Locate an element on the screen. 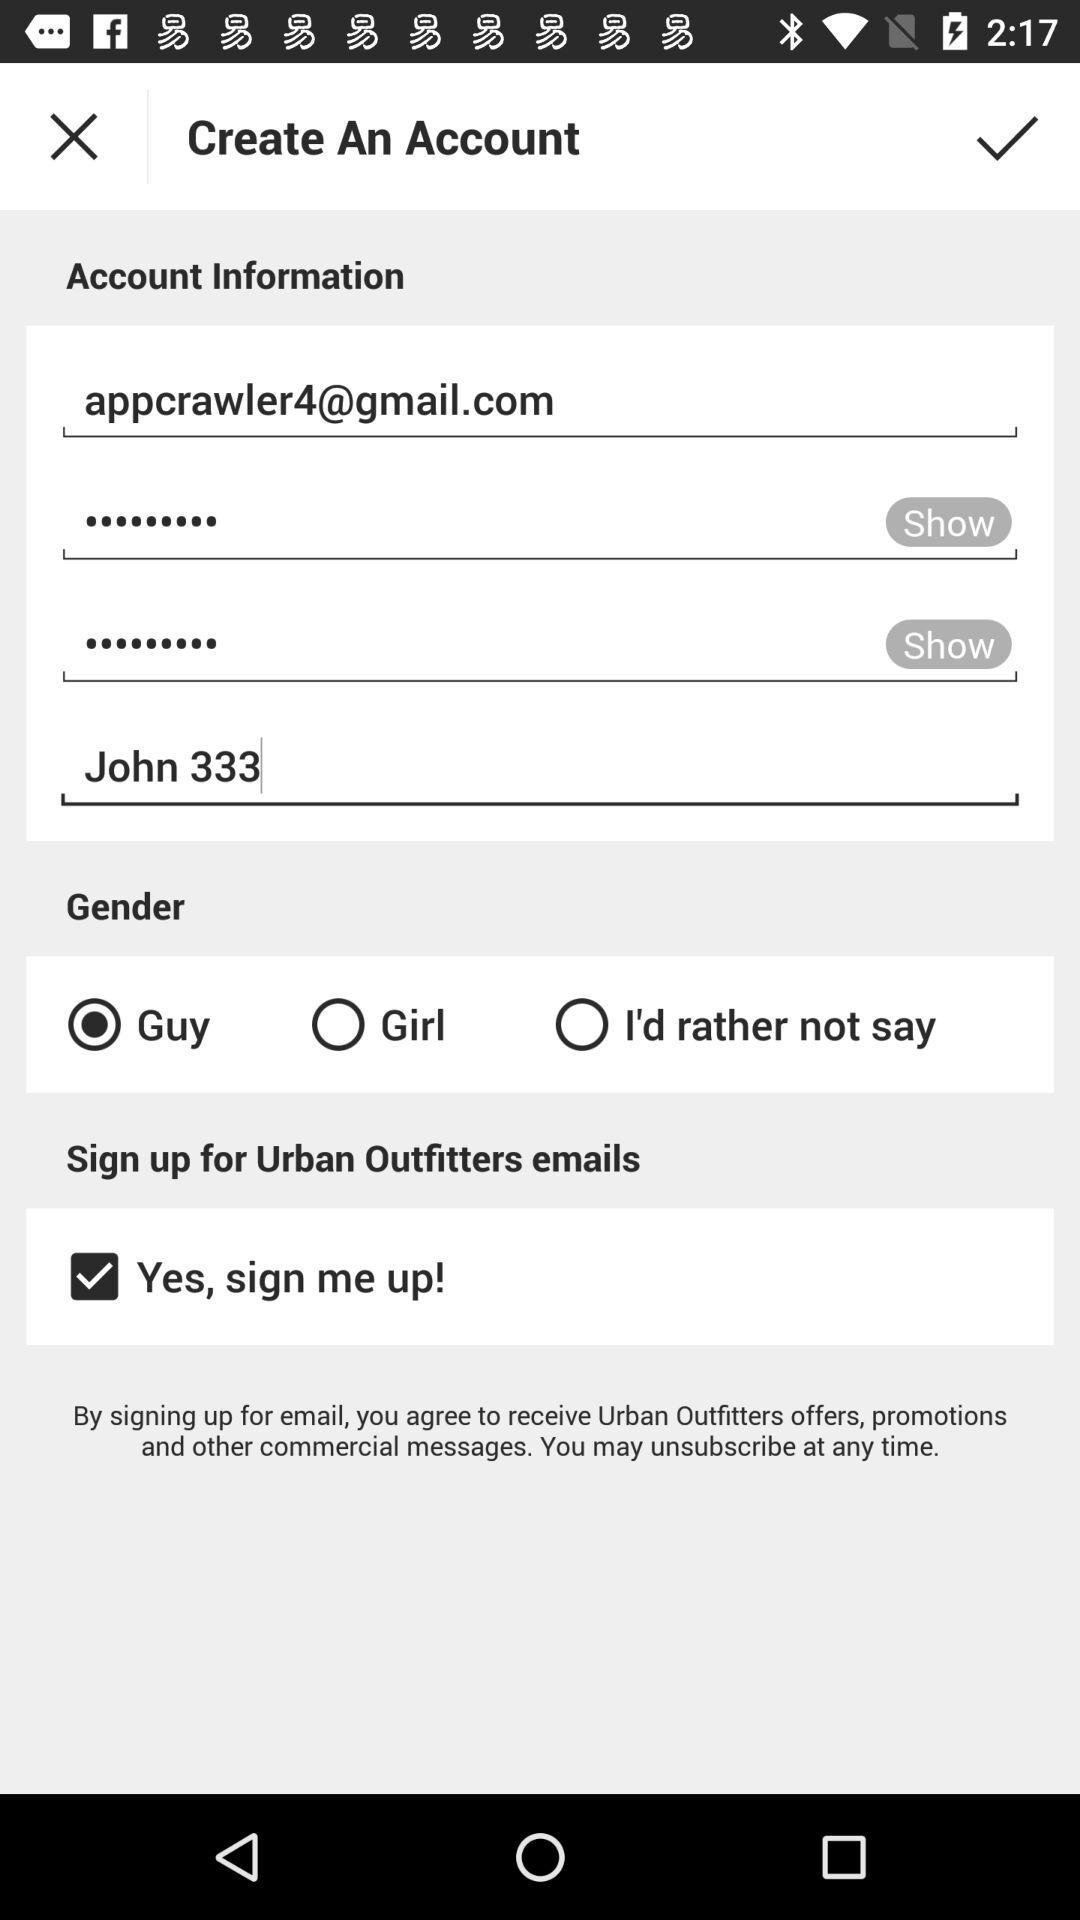  the close icon is located at coordinates (72, 135).